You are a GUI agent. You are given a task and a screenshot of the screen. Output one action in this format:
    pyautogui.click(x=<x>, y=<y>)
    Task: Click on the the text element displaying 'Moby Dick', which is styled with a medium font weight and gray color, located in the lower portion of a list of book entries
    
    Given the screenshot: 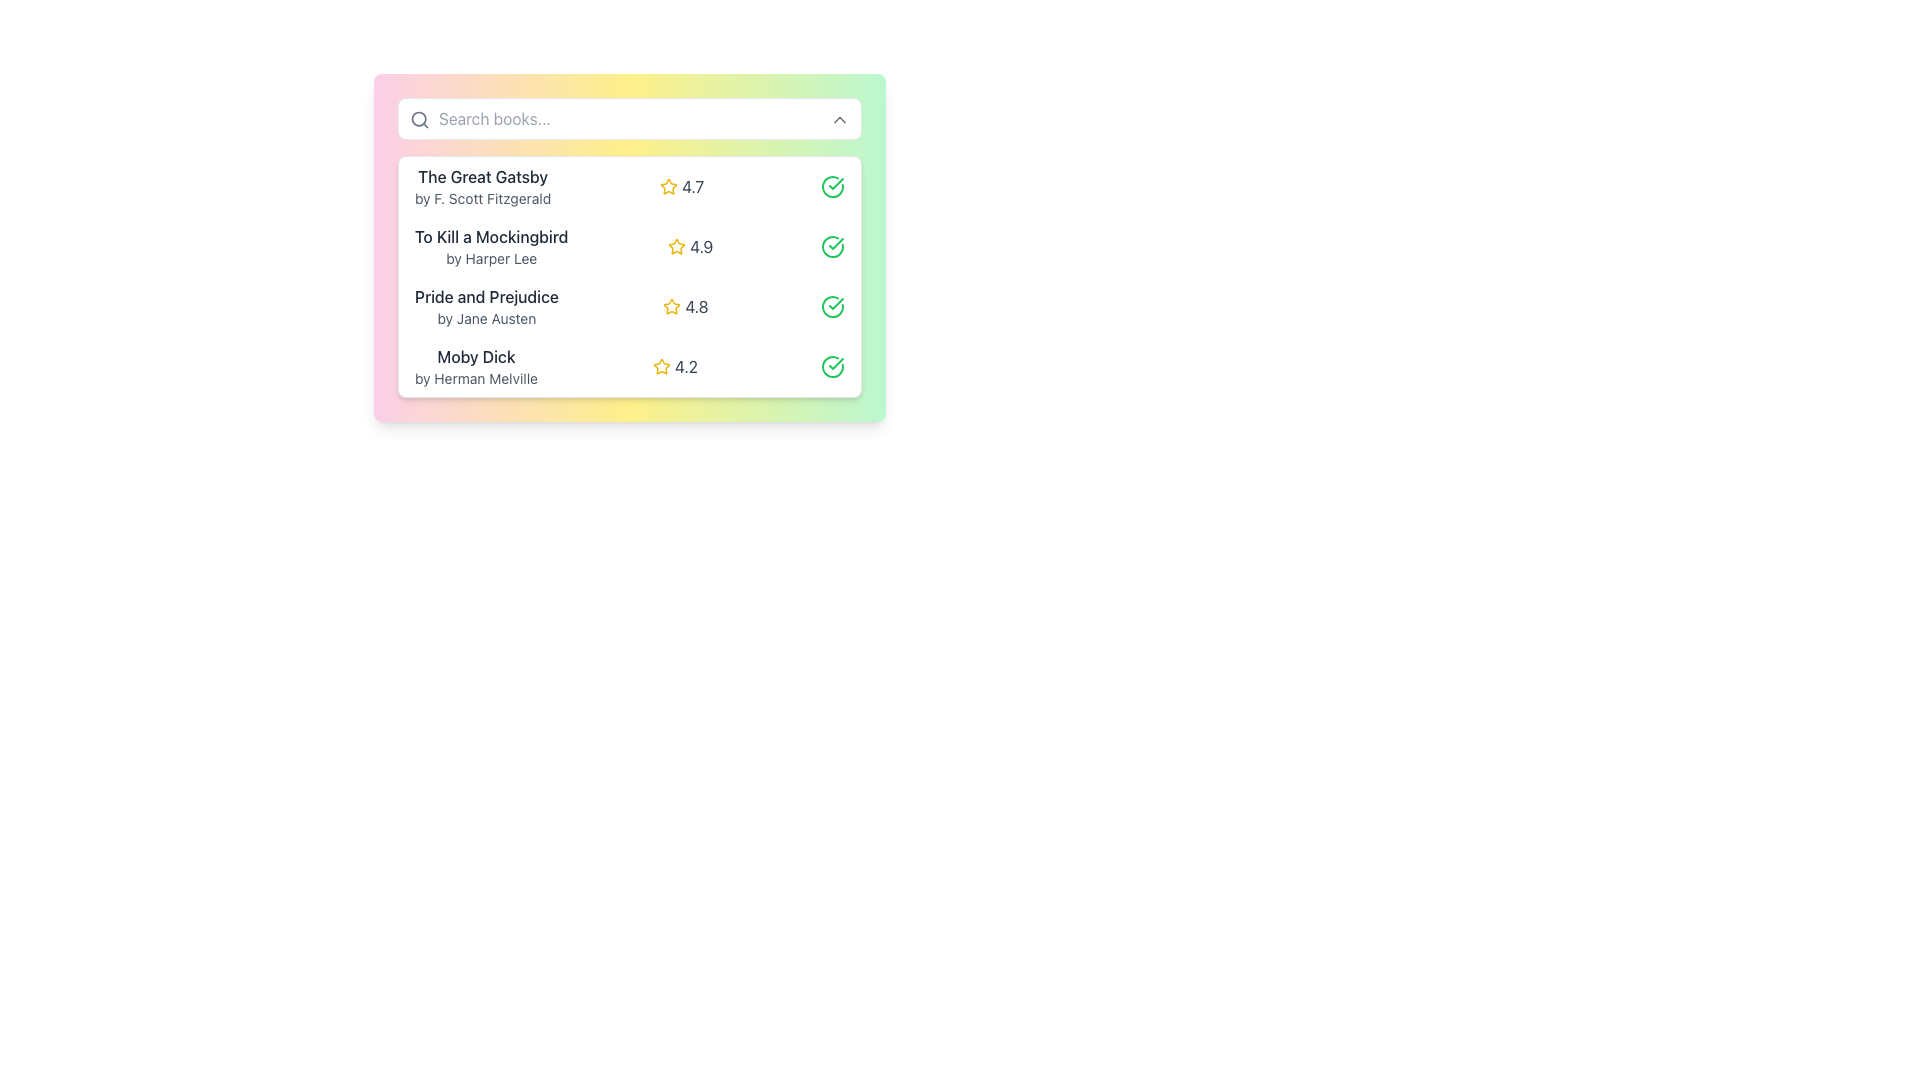 What is the action you would take?
    pyautogui.click(x=475, y=356)
    